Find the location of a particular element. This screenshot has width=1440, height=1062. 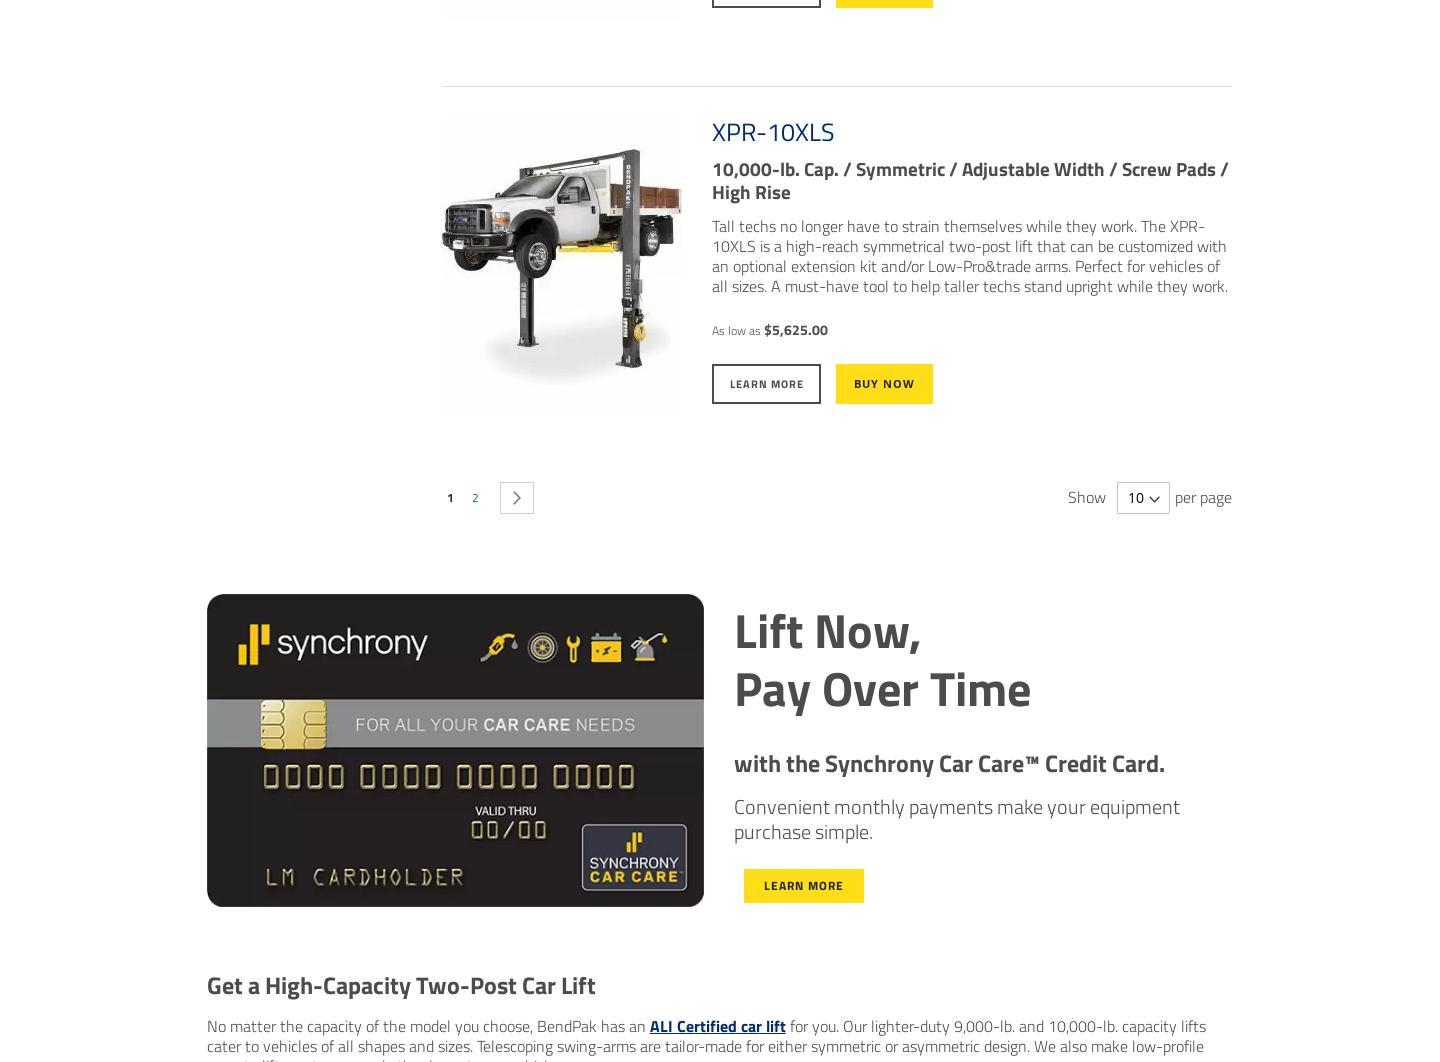

'Show' is located at coordinates (1086, 494).